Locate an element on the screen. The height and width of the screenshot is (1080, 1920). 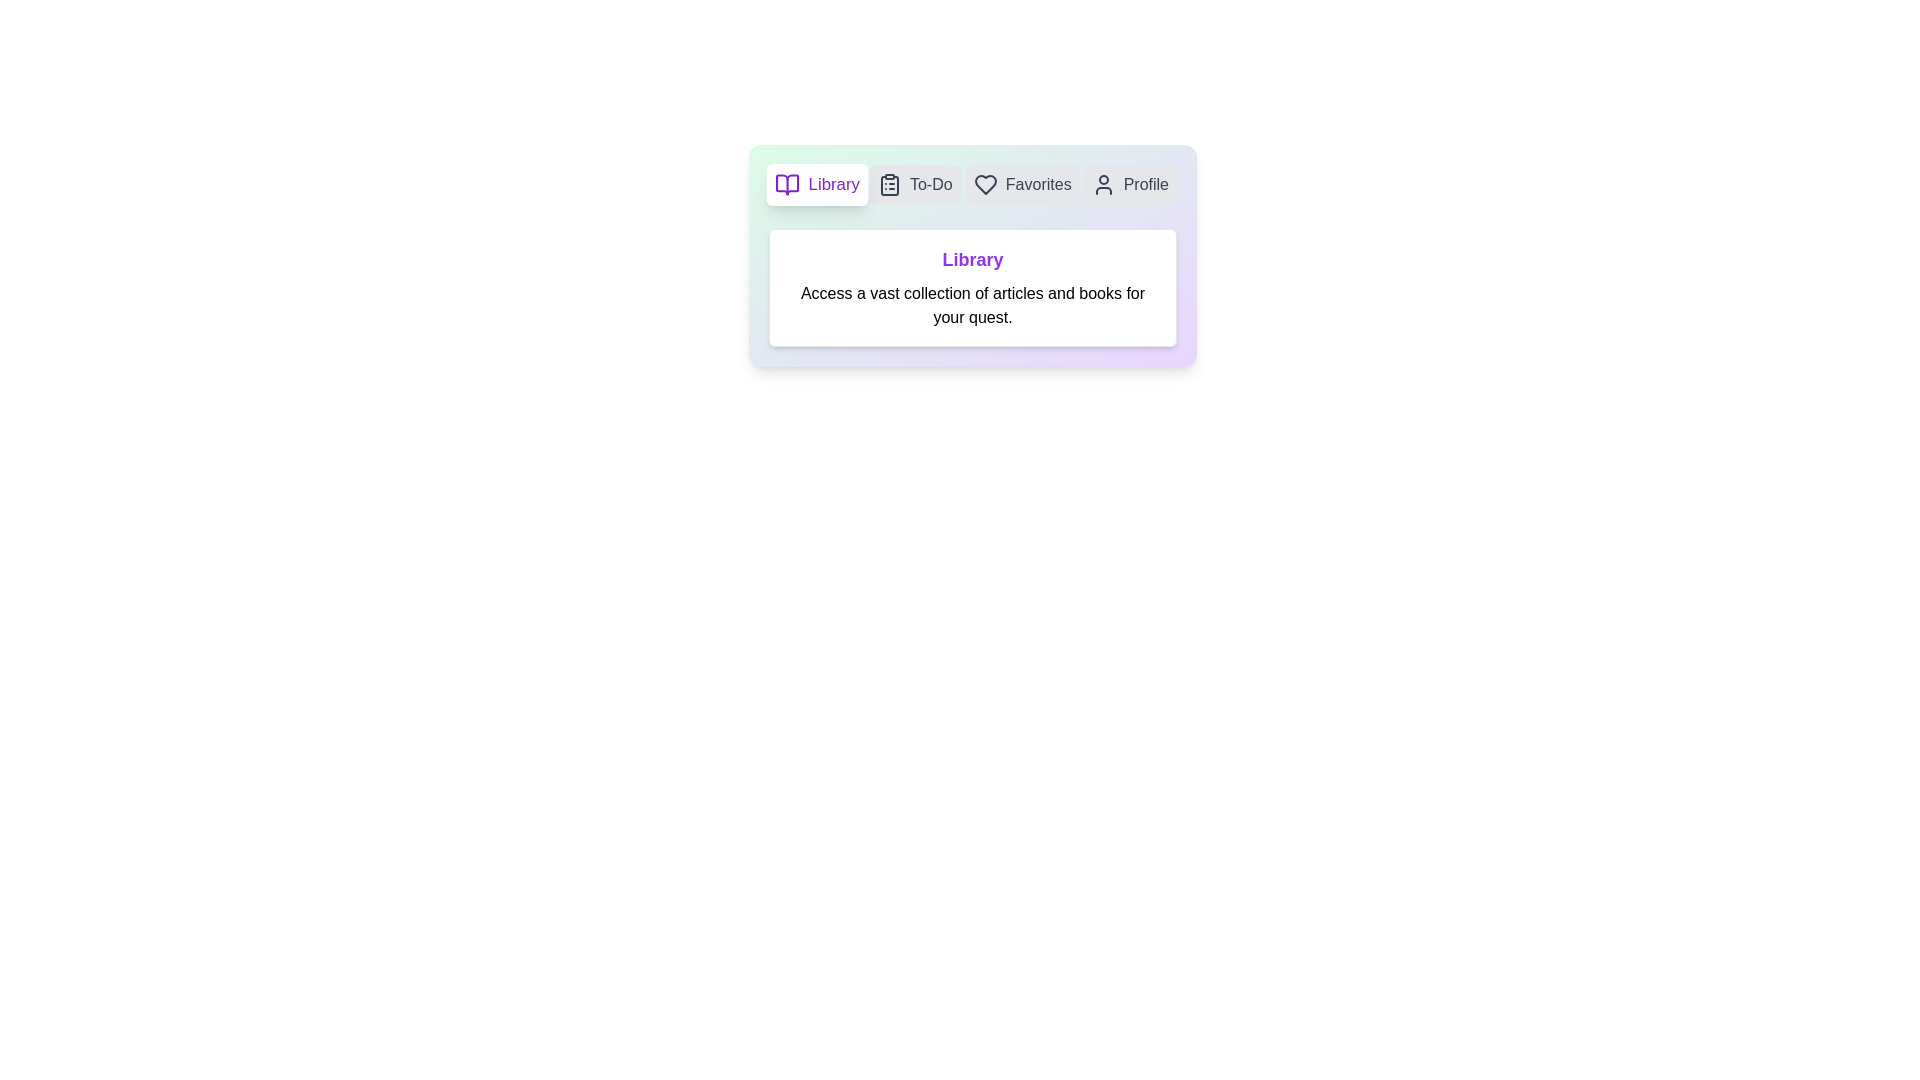
the tab labeled Library to preview its interactive state is located at coordinates (816, 185).